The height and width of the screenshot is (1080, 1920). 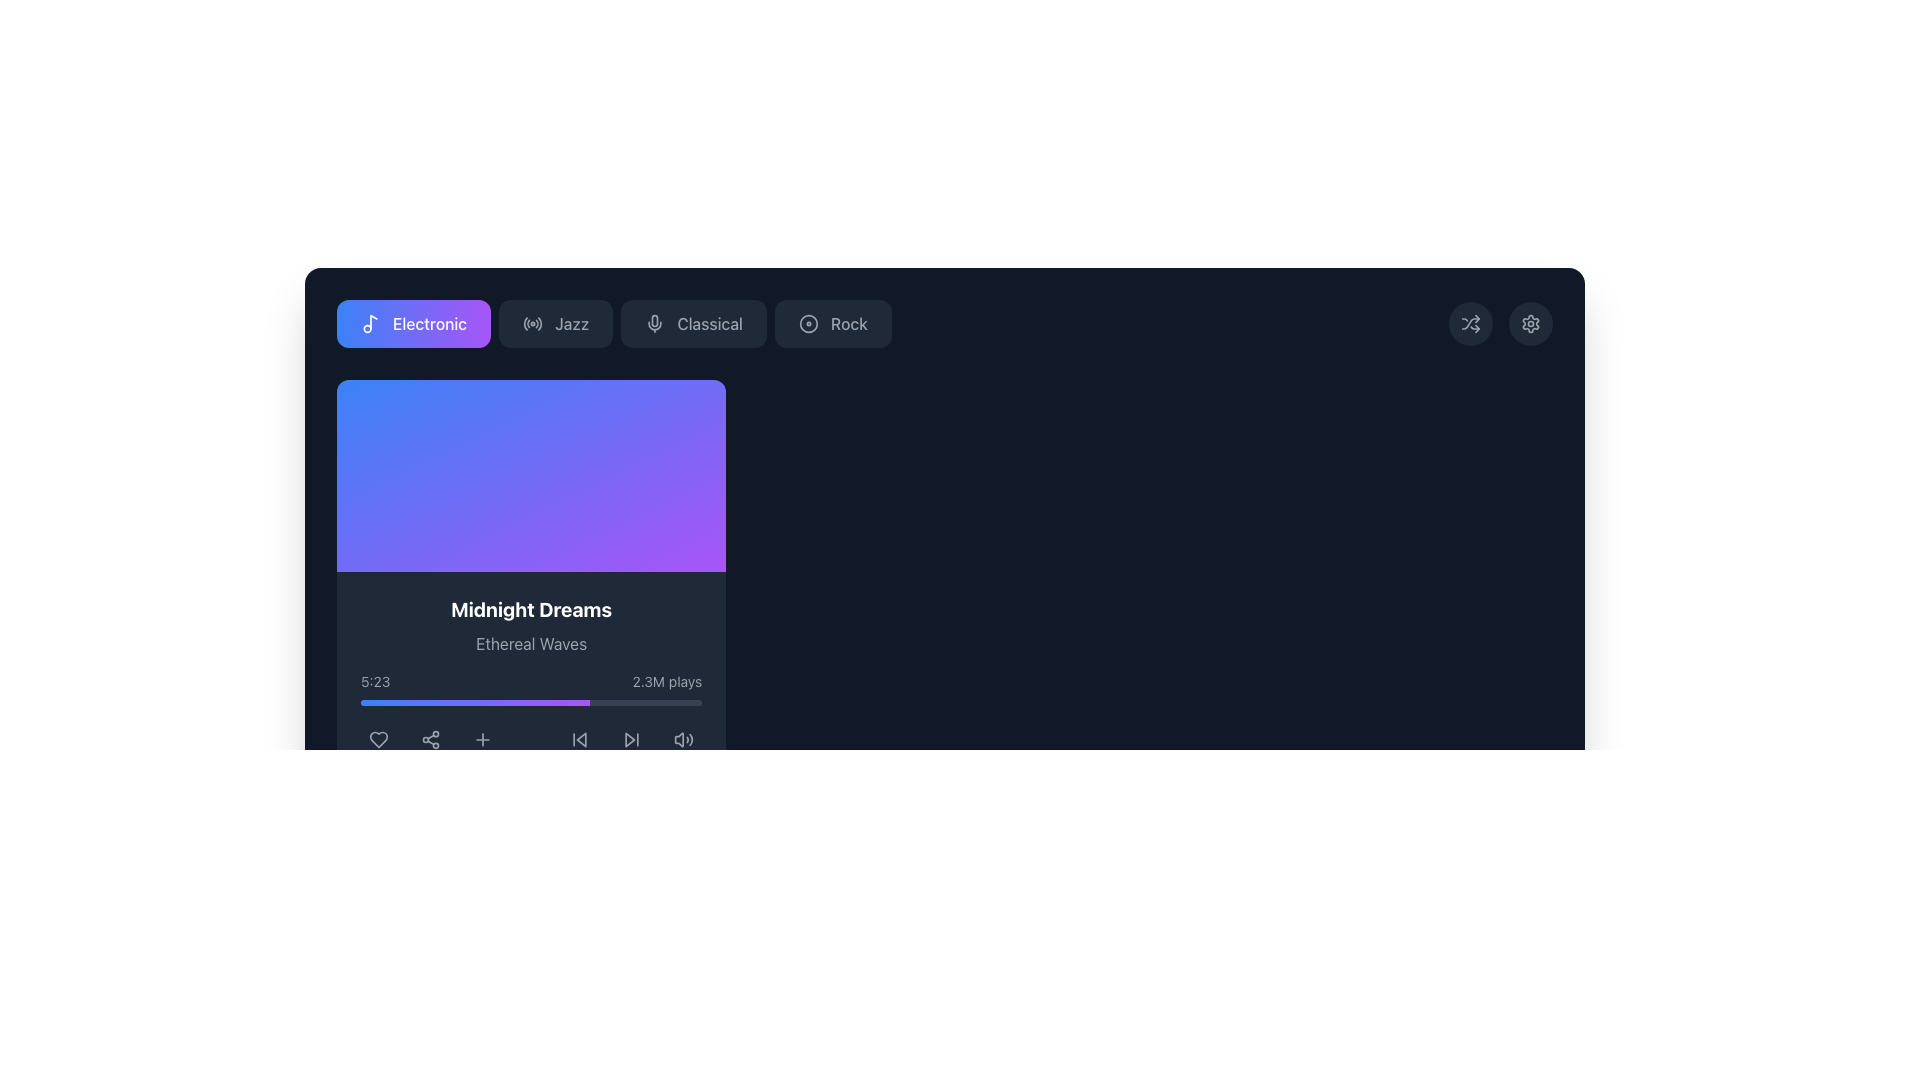 What do you see at coordinates (631, 740) in the screenshot?
I see `the forward skip button located at the bottom section of the playback controls in the music player, positioned to the right of the backward arrow icon and to the left of the volume control icon, to skip to the next item in the playlist` at bounding box center [631, 740].